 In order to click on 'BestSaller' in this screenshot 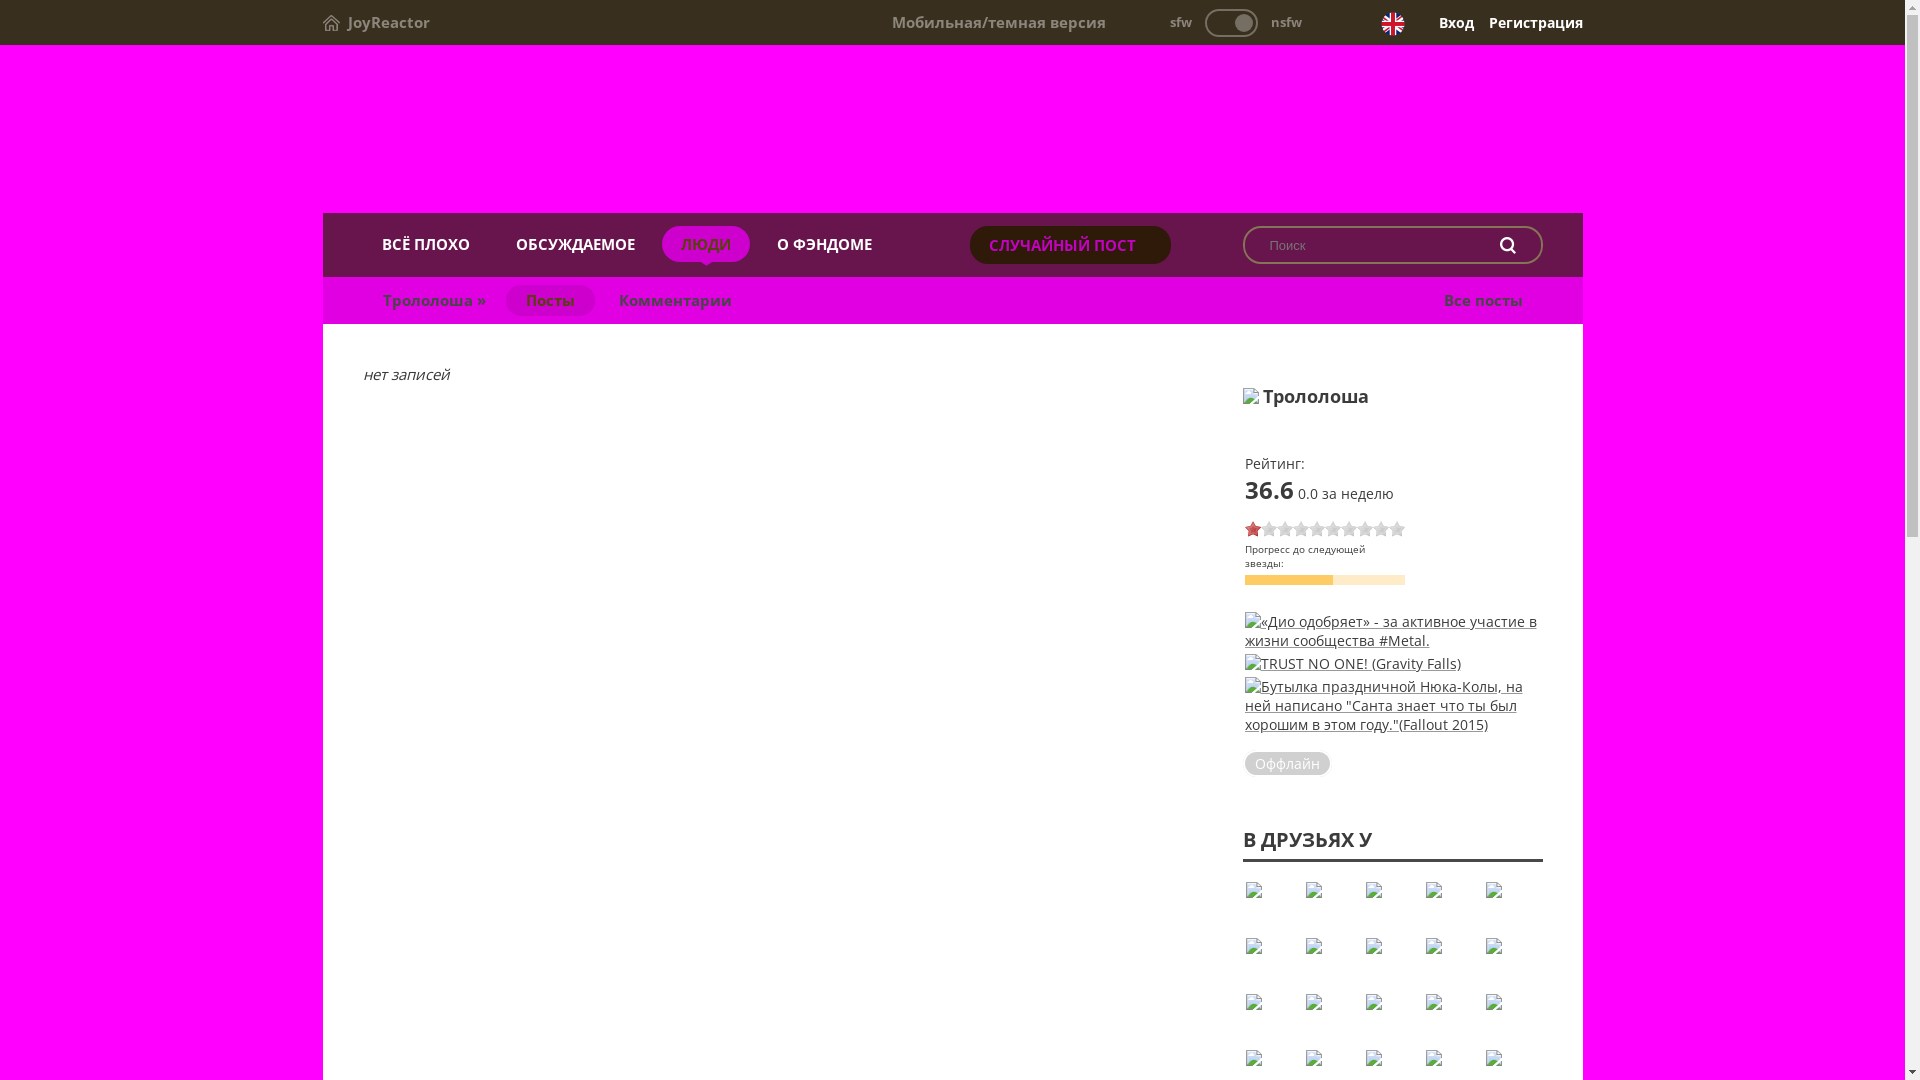, I will do `click(1390, 1015)`.